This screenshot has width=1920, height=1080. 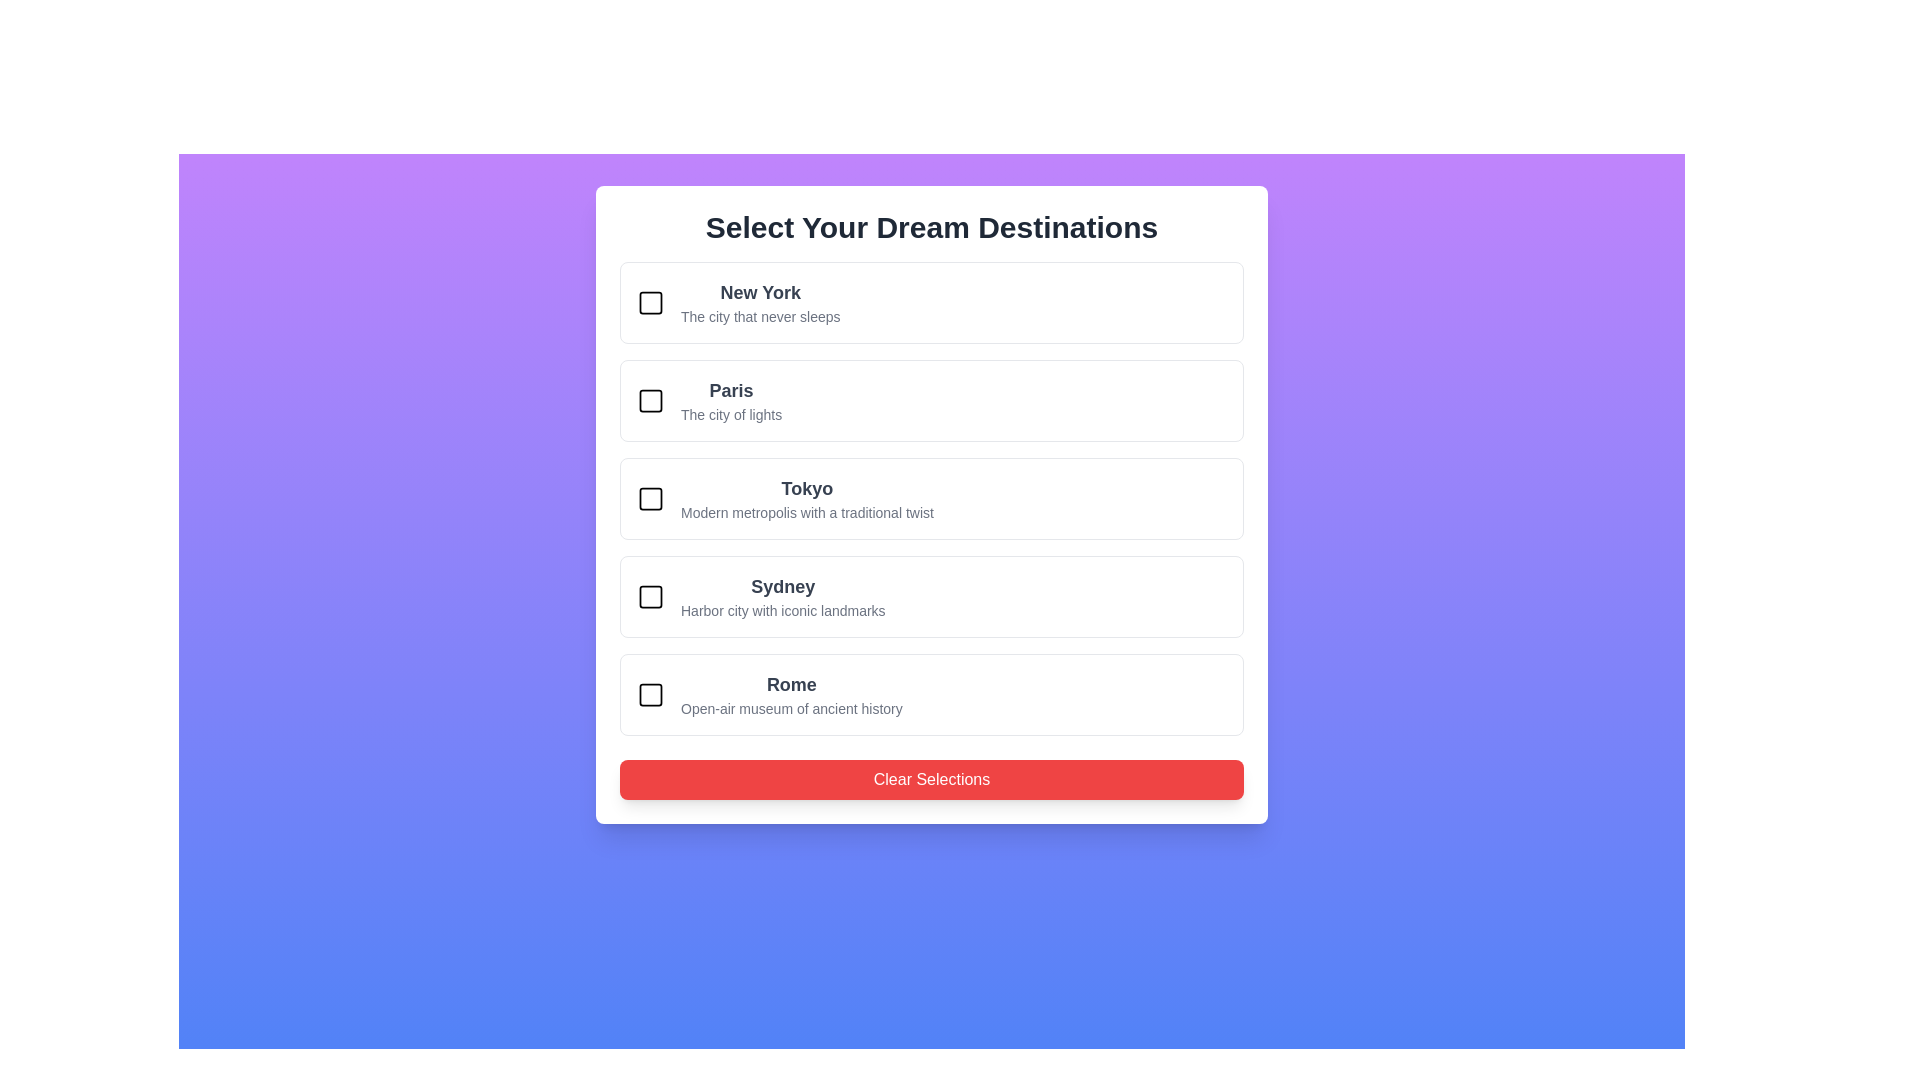 I want to click on the city card for New York, so click(x=930, y=303).